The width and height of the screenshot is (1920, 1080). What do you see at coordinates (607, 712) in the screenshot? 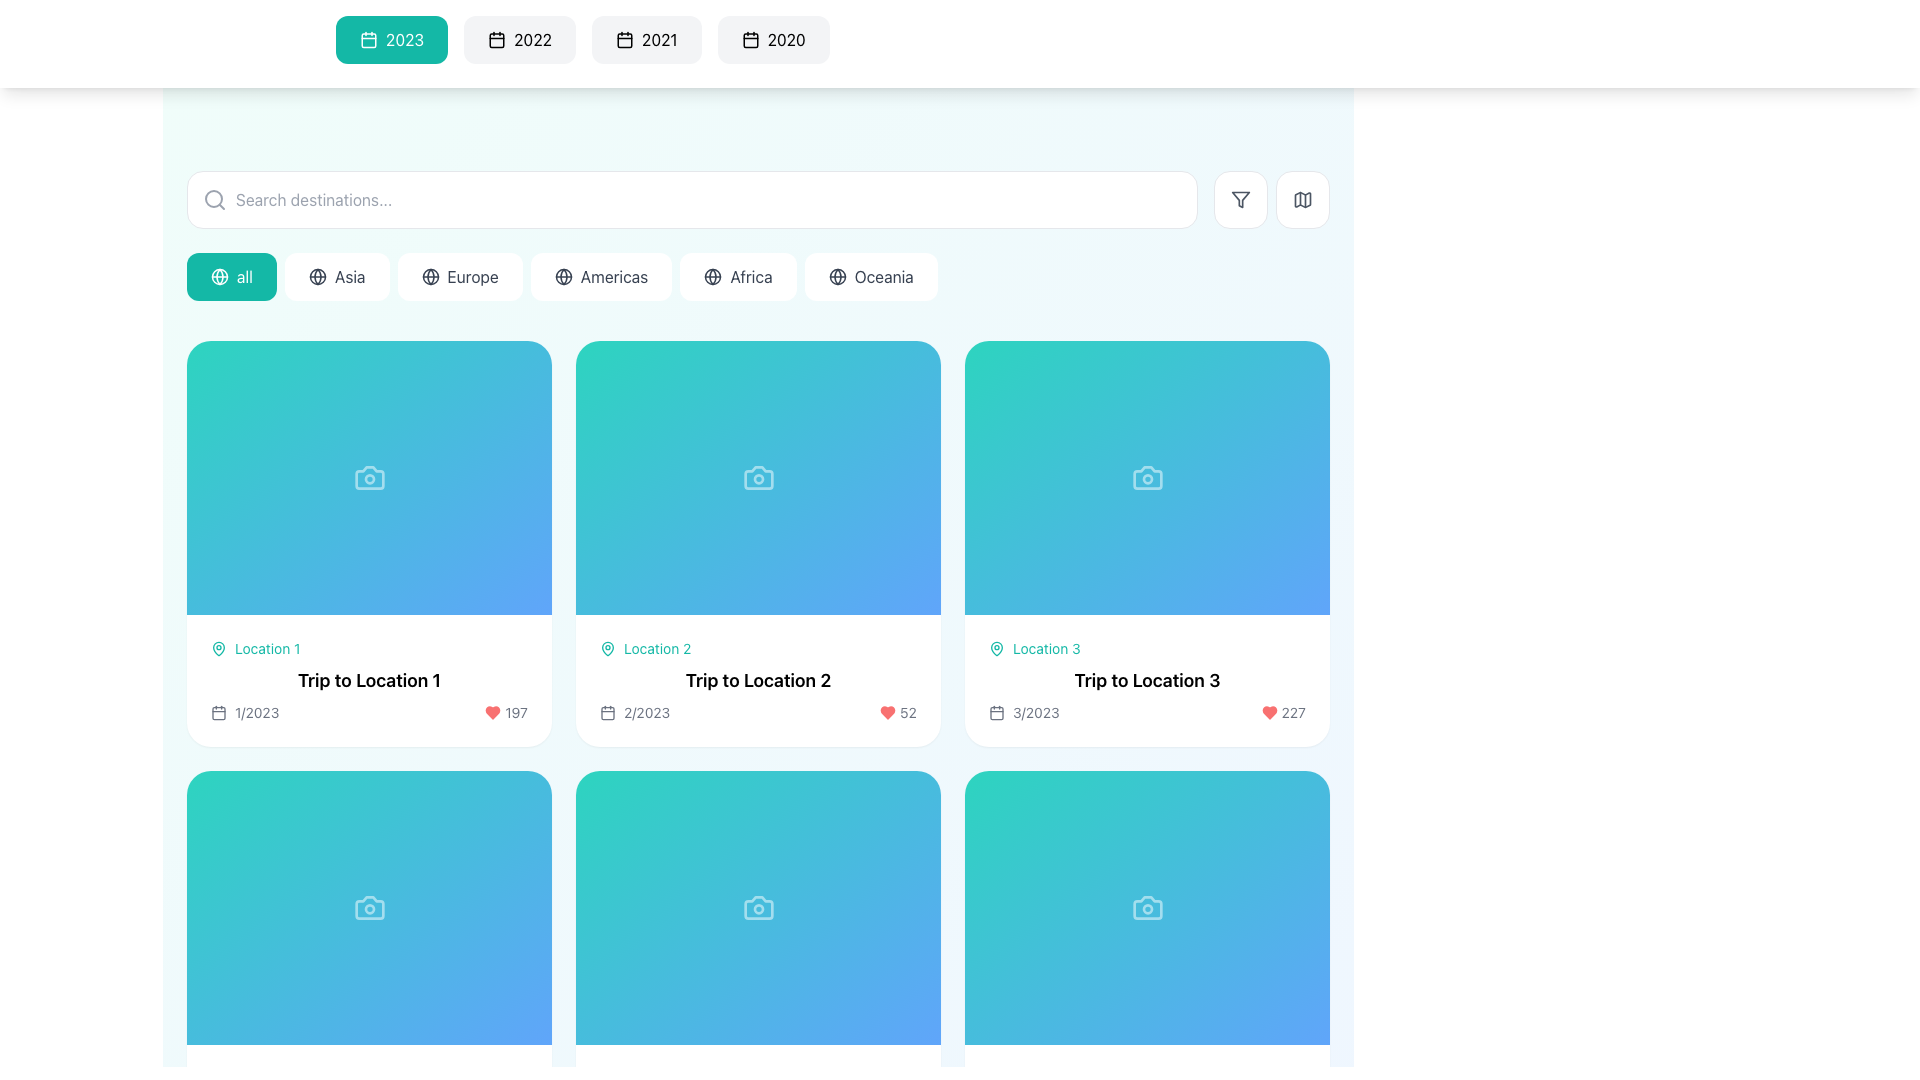
I see `the SVG Rectangle that is part of the calendar icon in the second trip card associated with 'Trip to Location 2.'` at bounding box center [607, 712].